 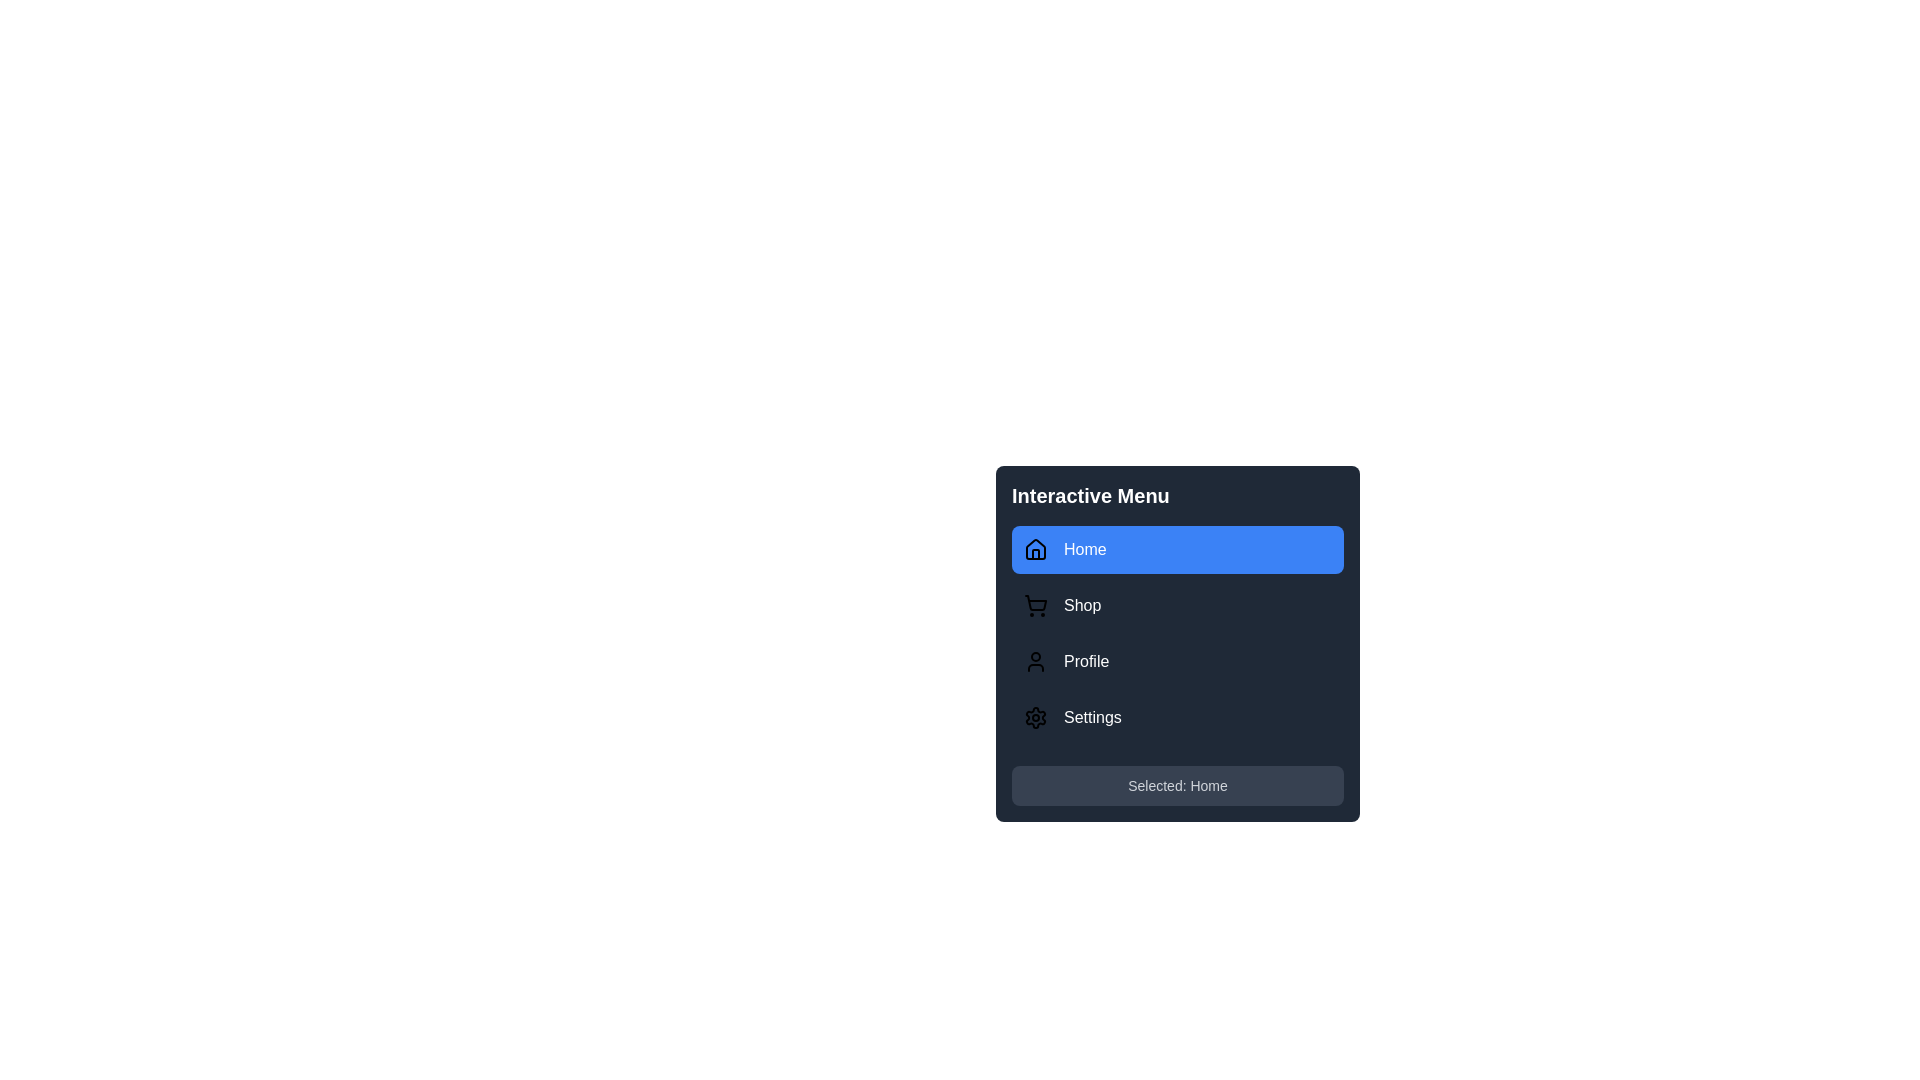 I want to click on the 'Settings' text label located at the fourth position in the vertical list of menu items, so click(x=1091, y=716).